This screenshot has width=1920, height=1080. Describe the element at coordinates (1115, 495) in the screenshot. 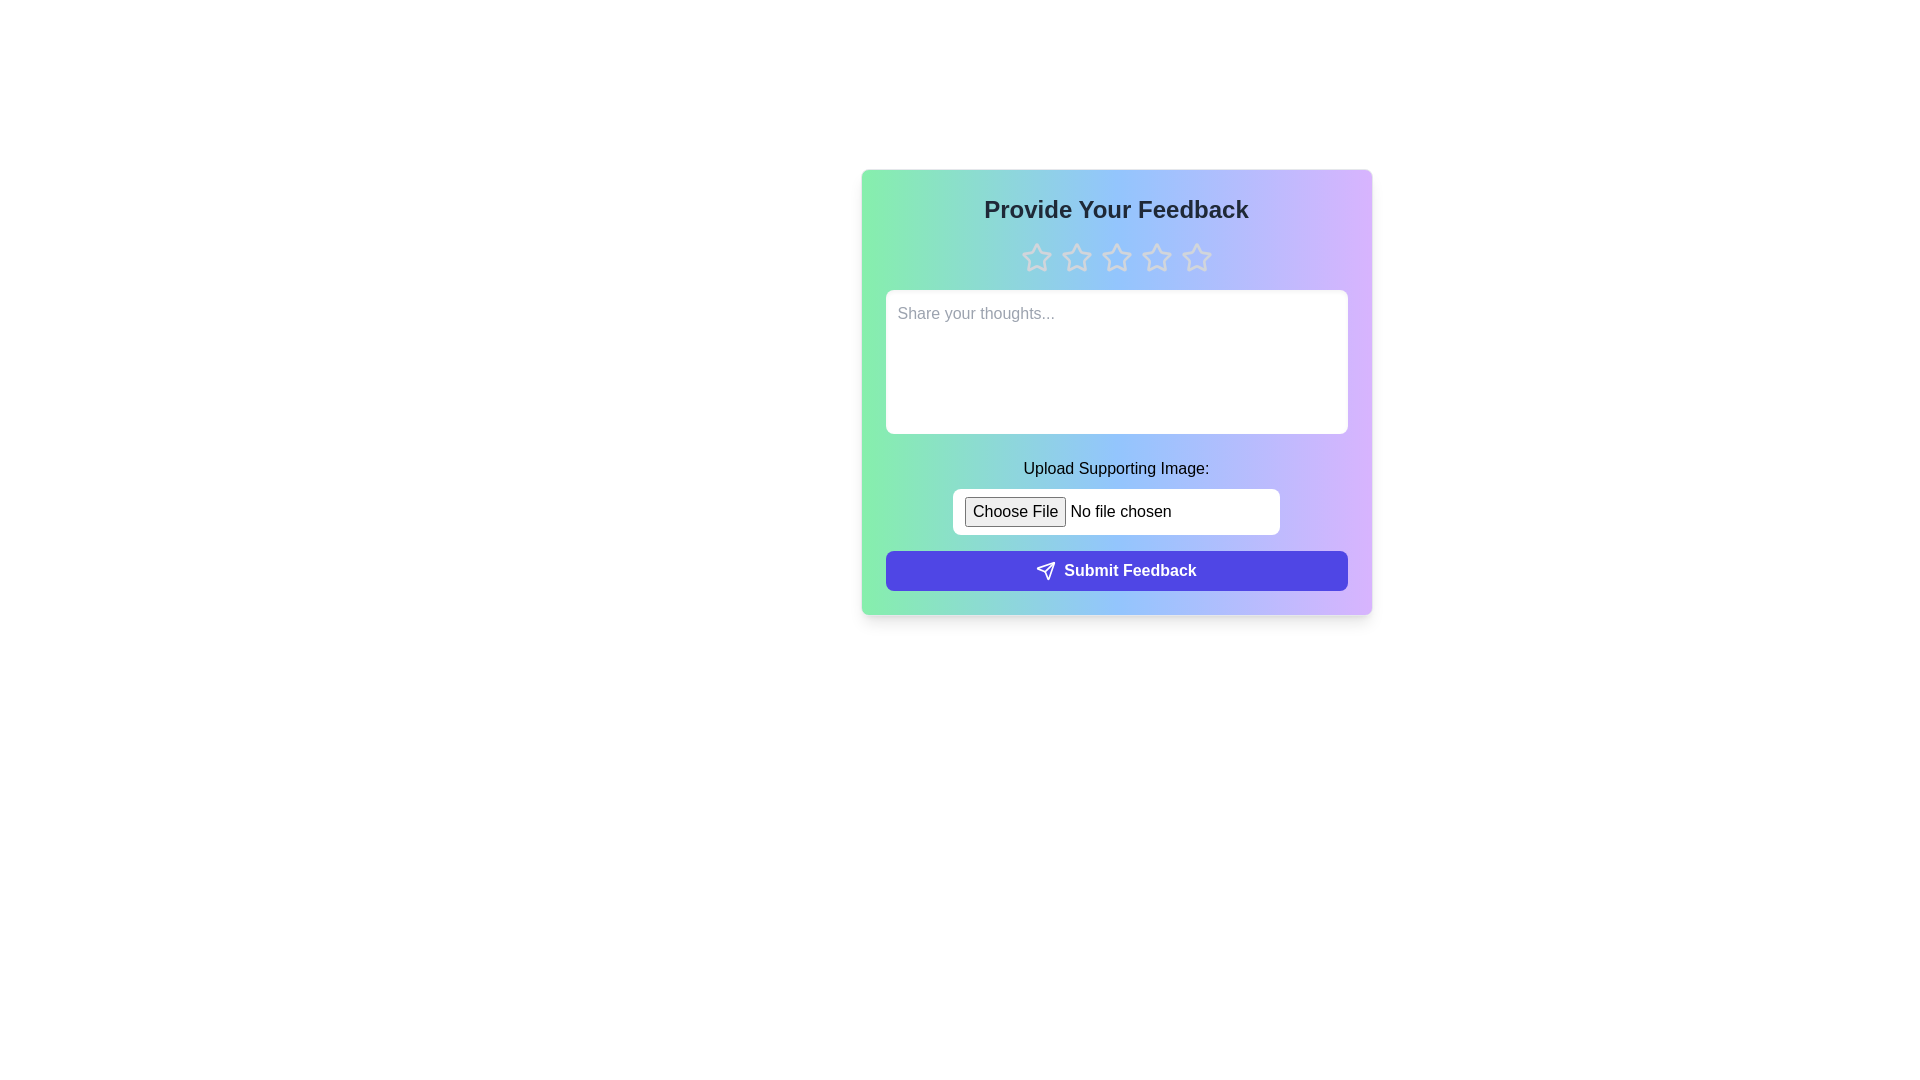

I see `the 'Choose File' button in the file input field labeled 'Upload Supporting Image:'` at that location.